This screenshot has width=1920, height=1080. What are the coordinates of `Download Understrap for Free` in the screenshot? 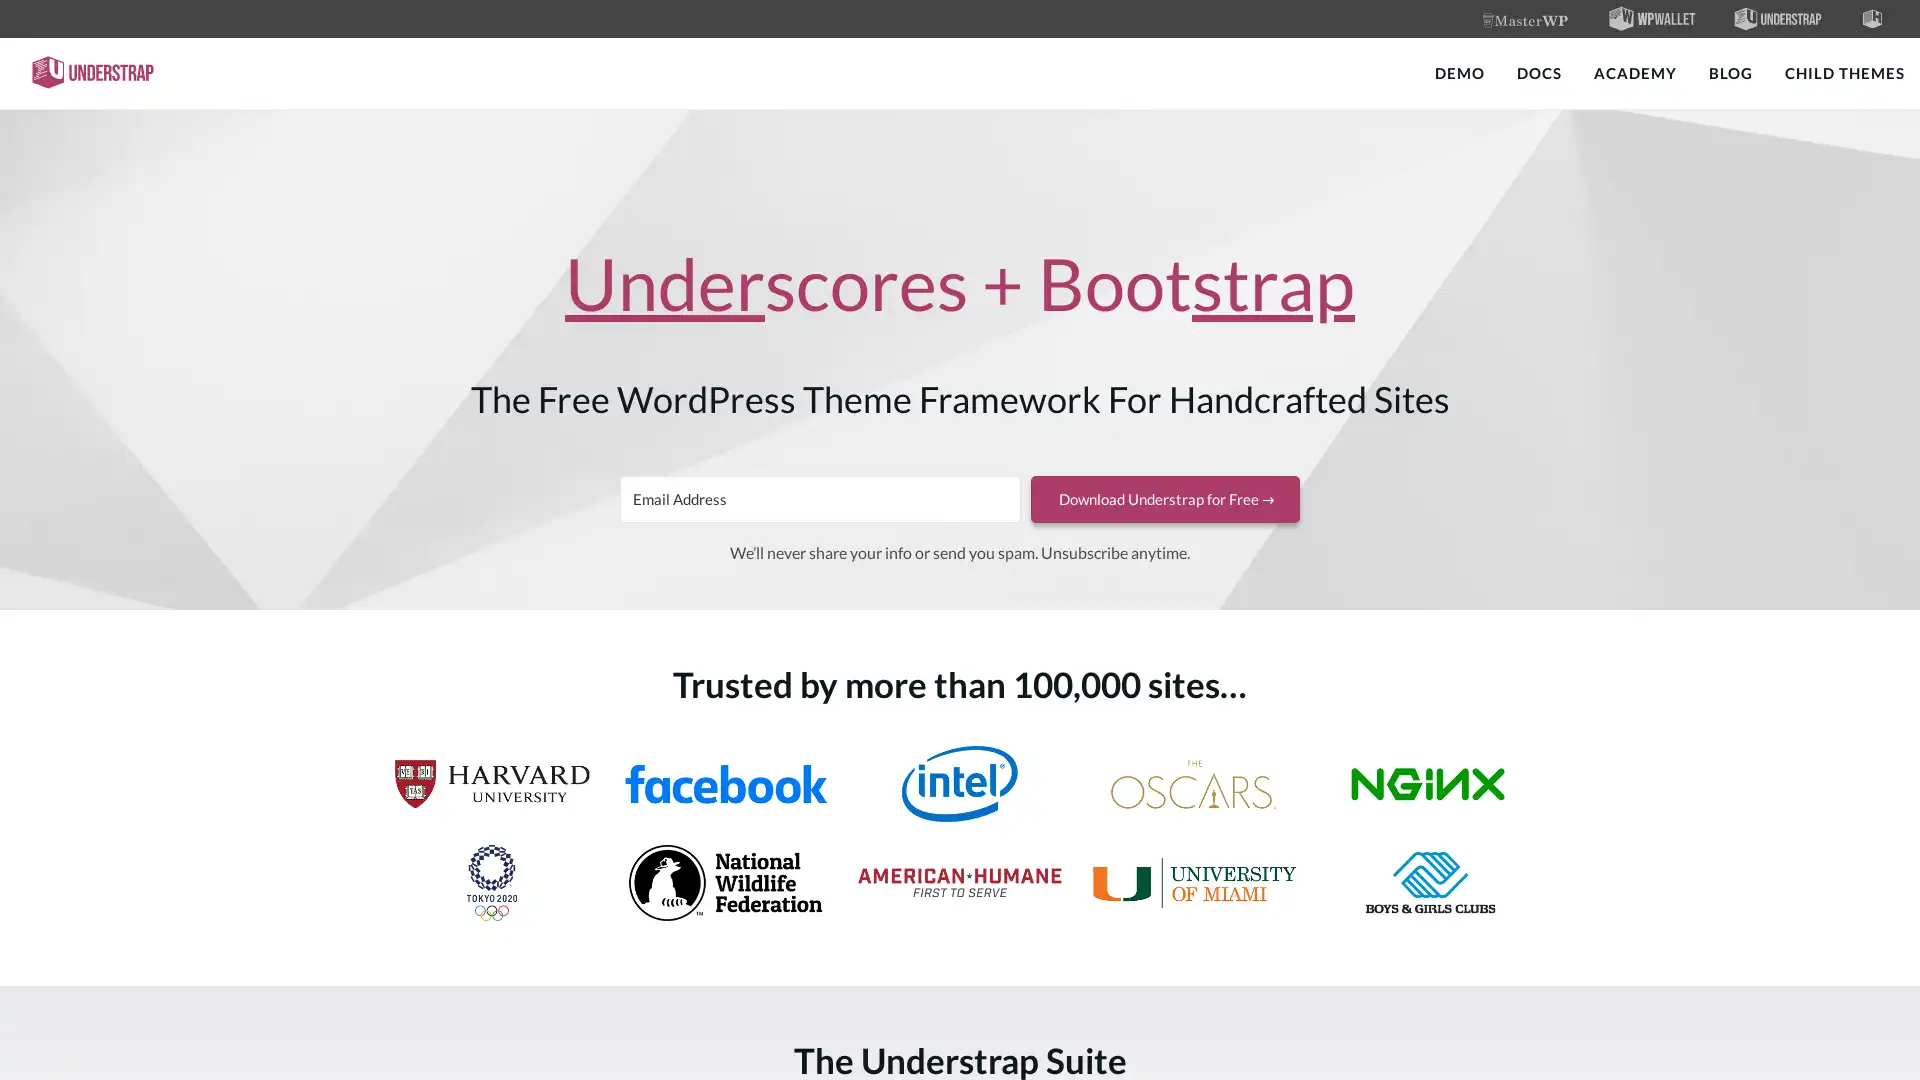 It's located at (1165, 495).